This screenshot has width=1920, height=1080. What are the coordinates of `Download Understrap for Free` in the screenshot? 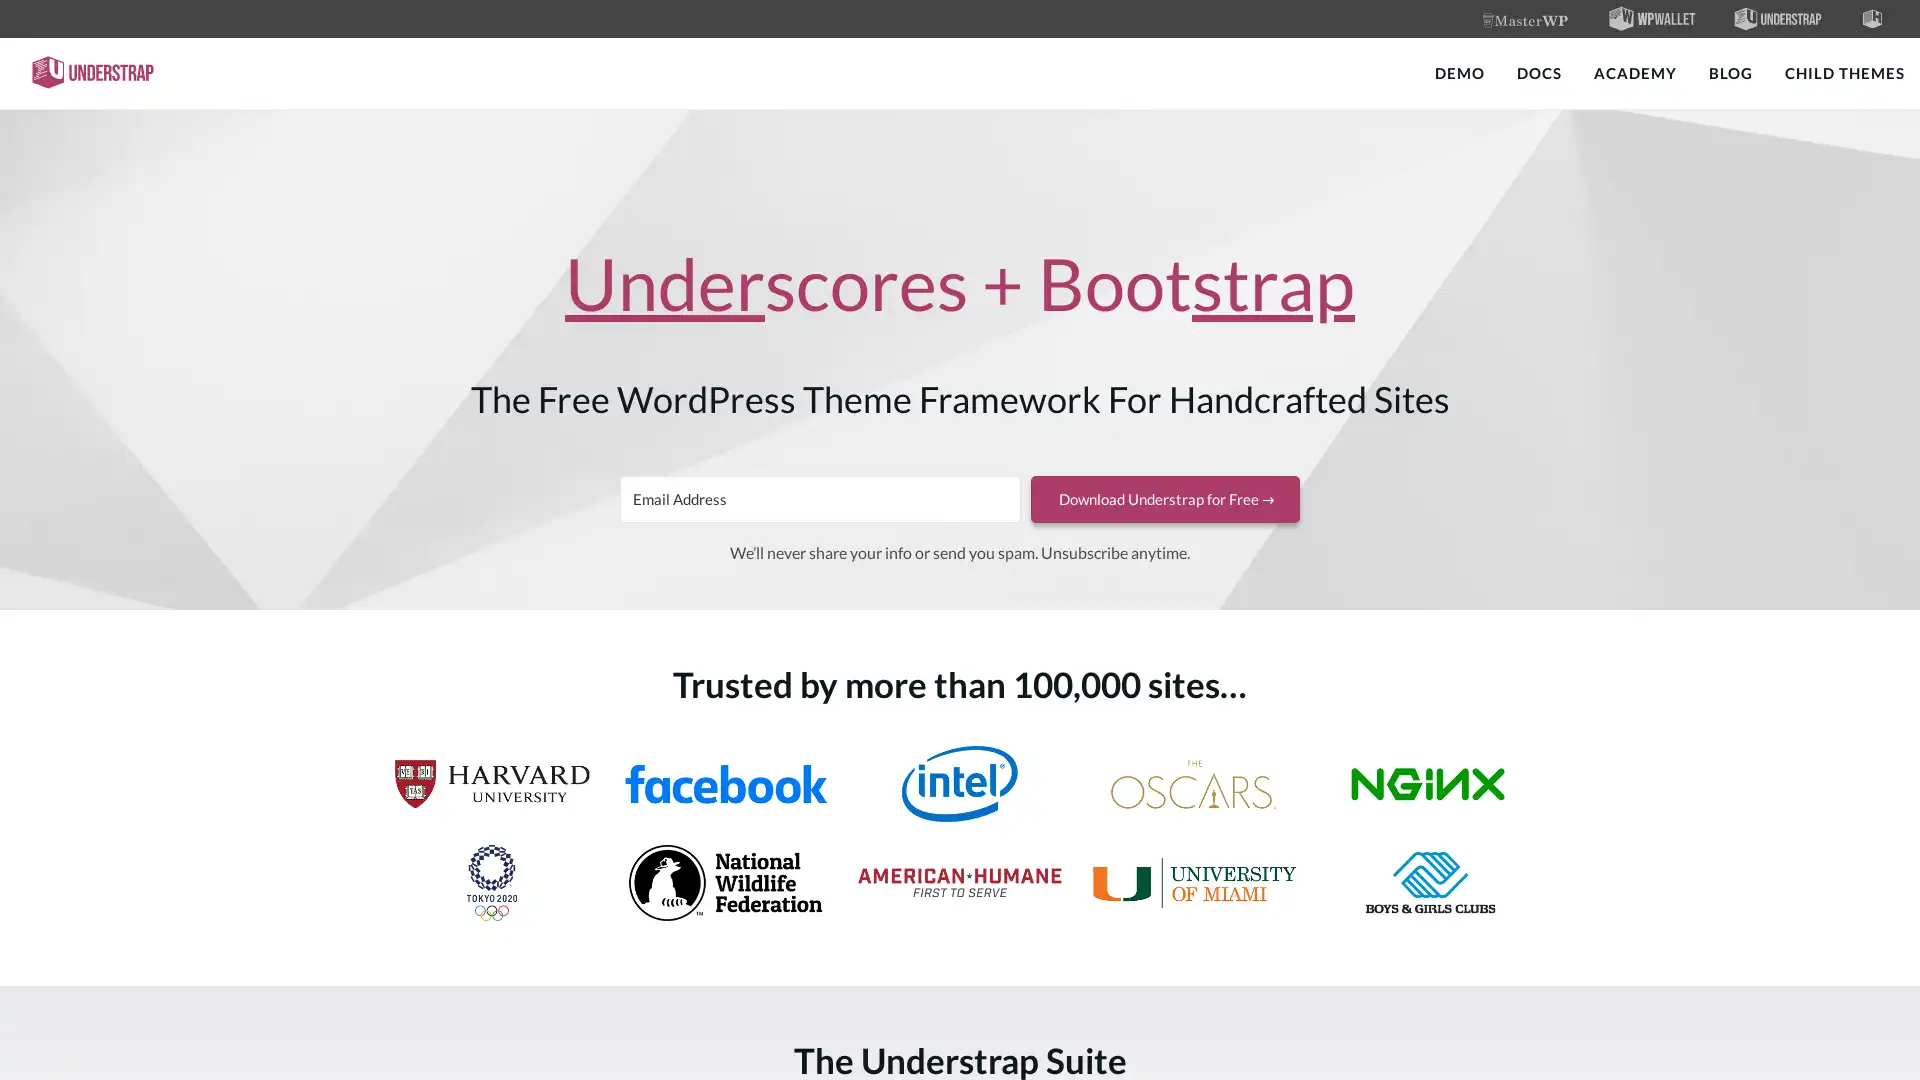 It's located at (1165, 495).